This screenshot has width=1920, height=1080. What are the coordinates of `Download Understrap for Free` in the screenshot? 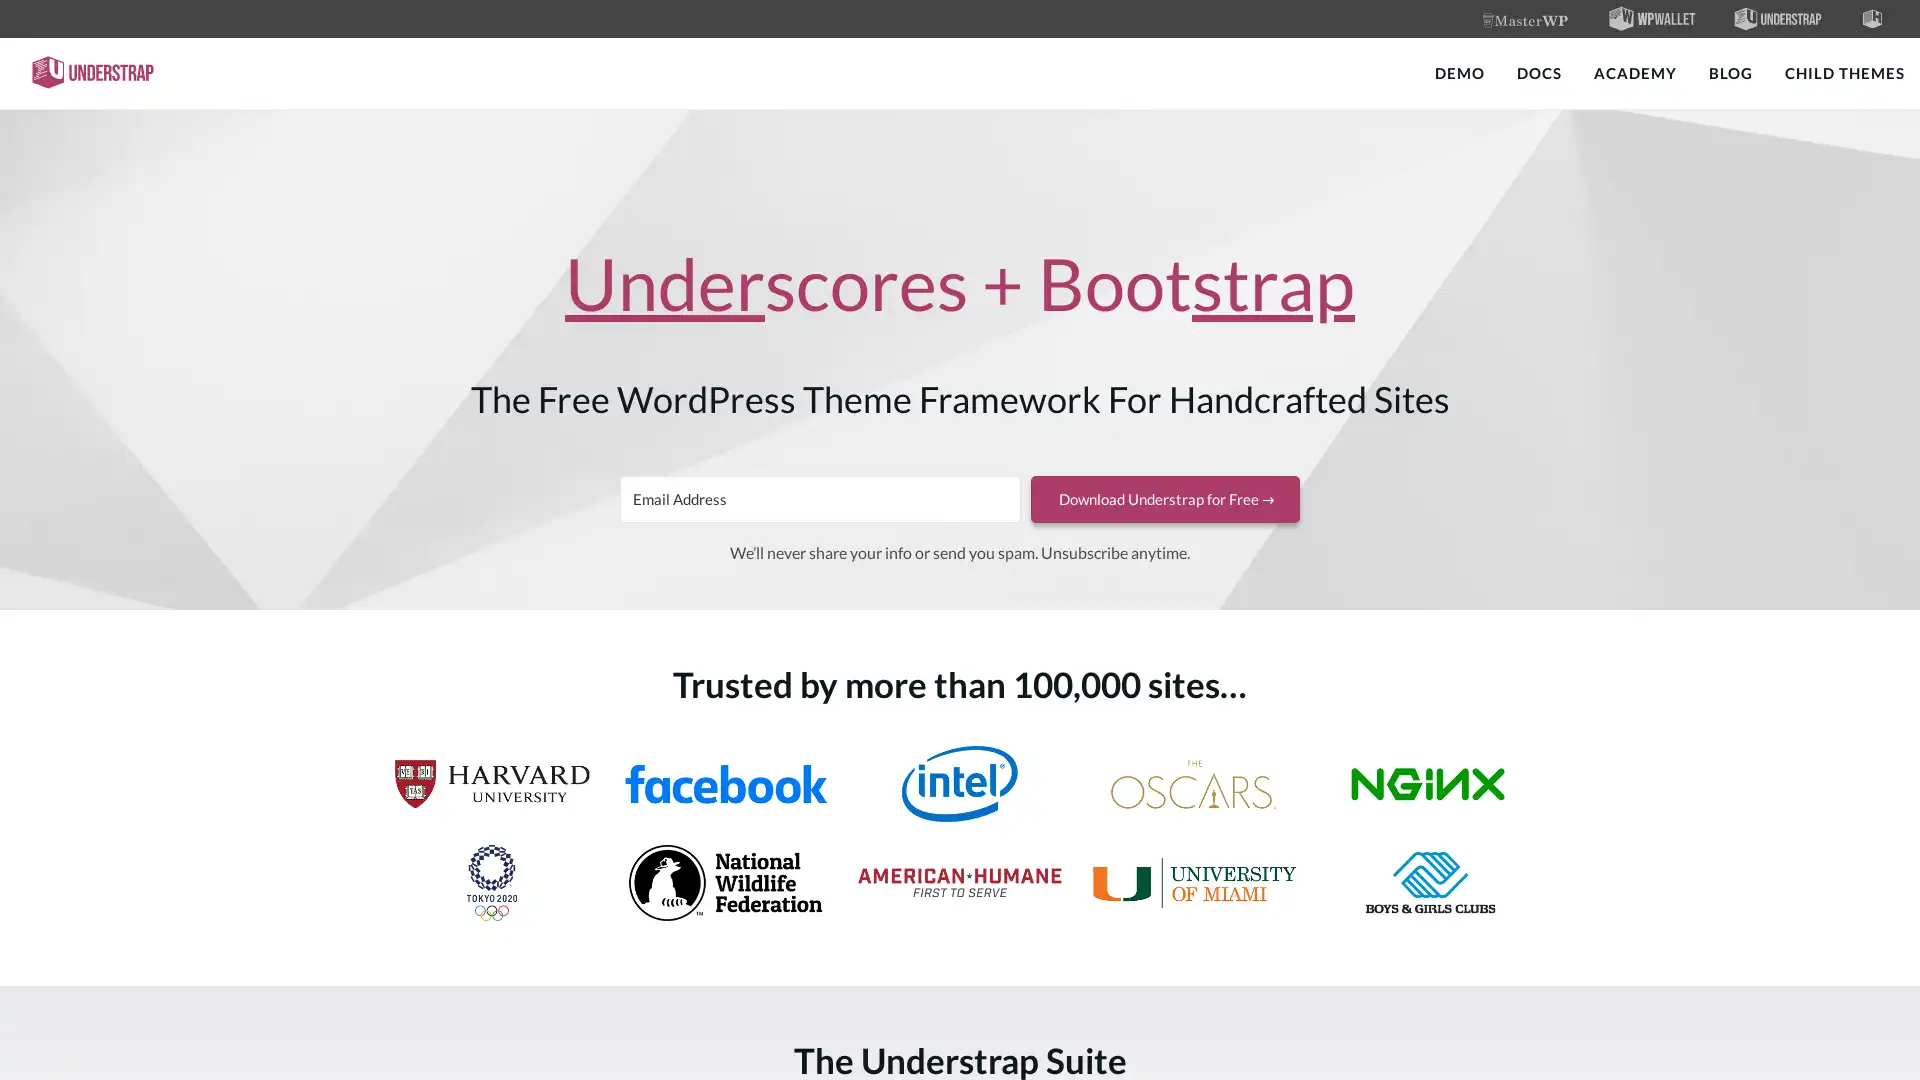 It's located at (1165, 495).